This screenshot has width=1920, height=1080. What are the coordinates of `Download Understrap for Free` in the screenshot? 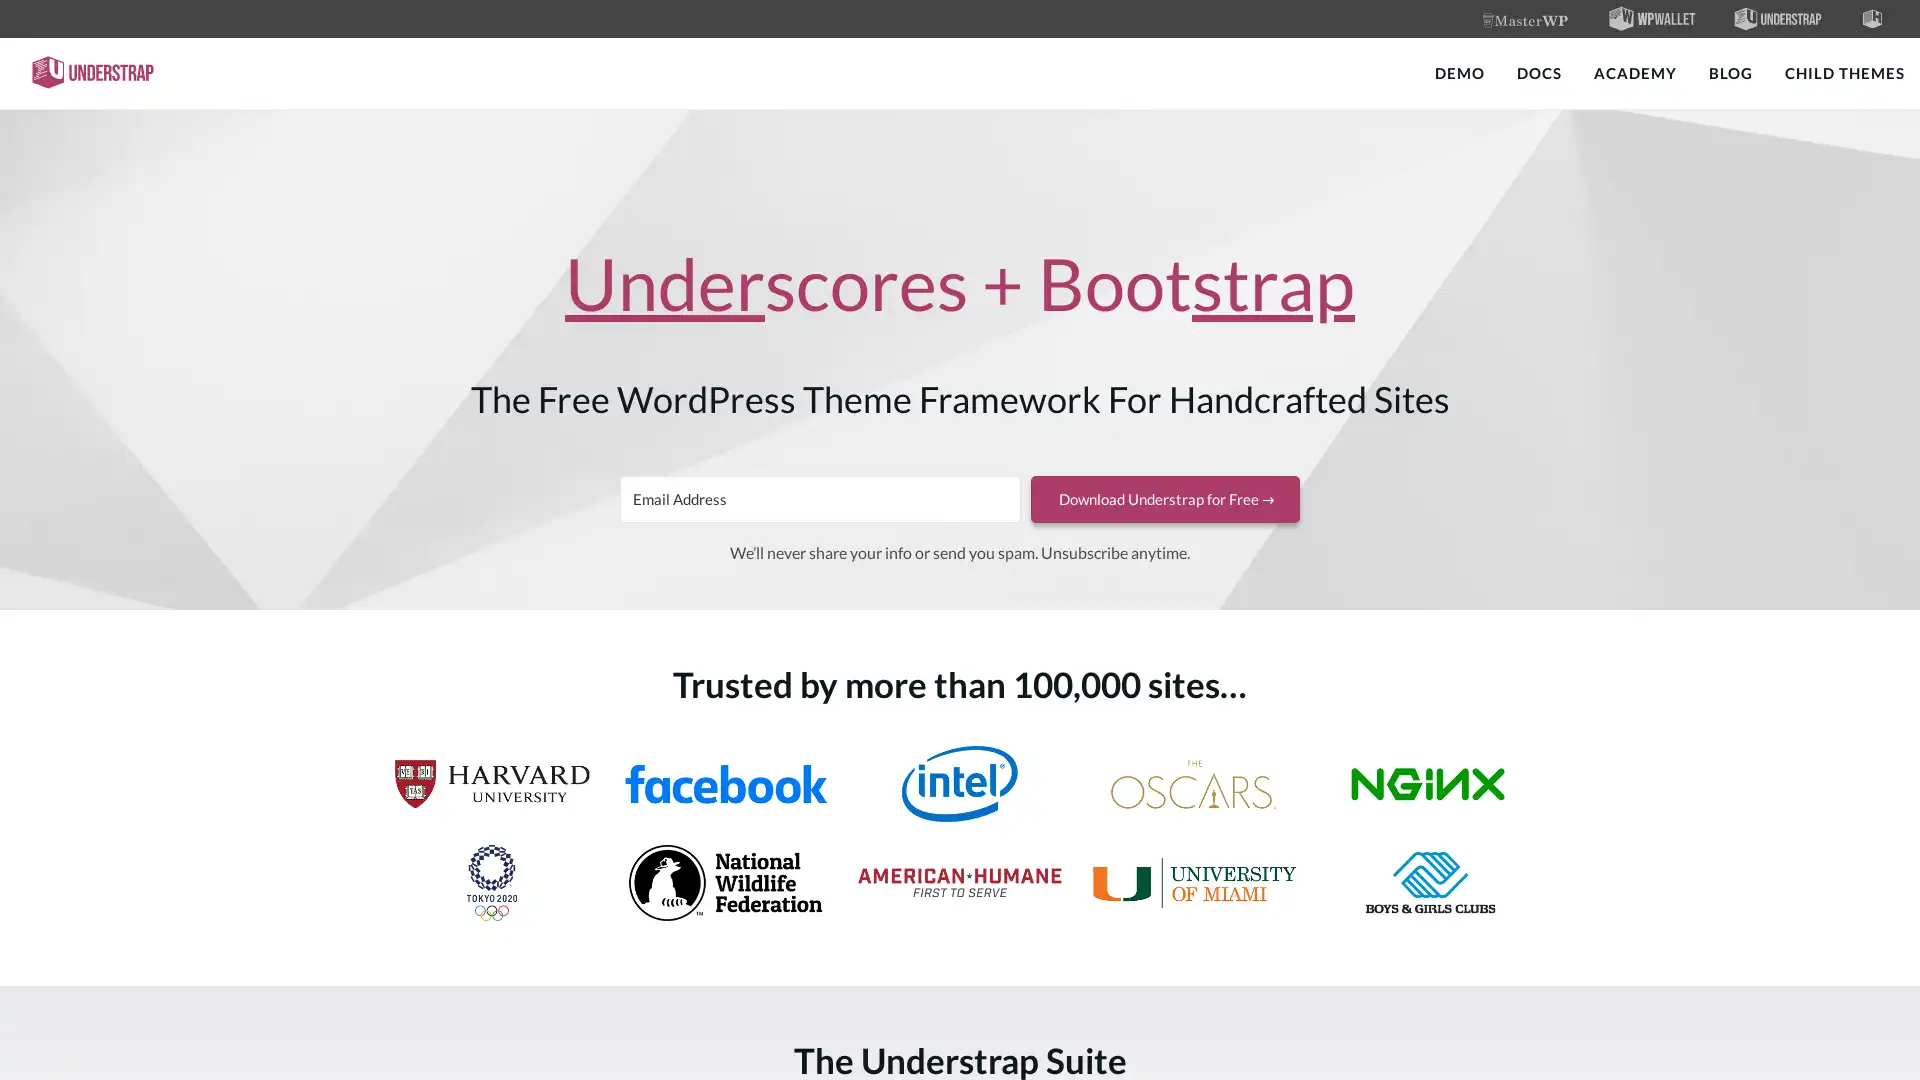 It's located at (1165, 495).